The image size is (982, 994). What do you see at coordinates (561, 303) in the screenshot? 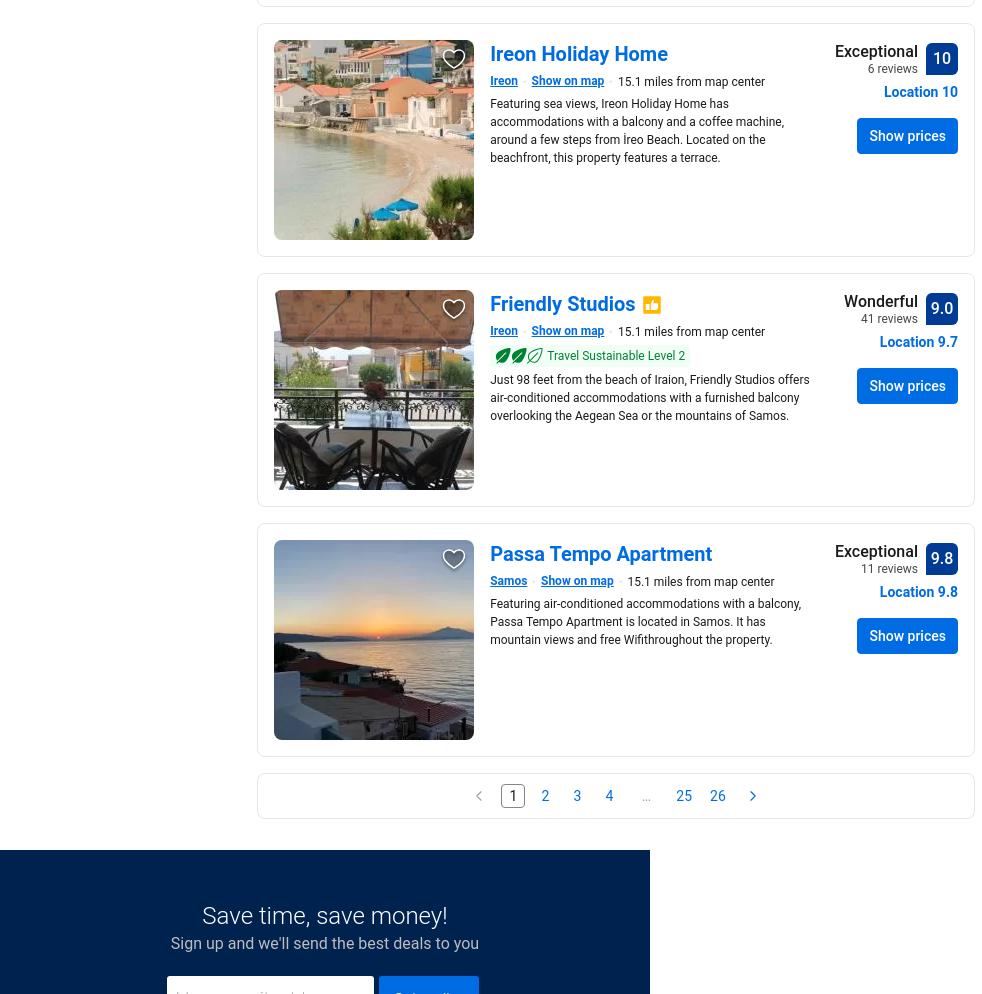
I see `'Friendly Studios'` at bounding box center [561, 303].